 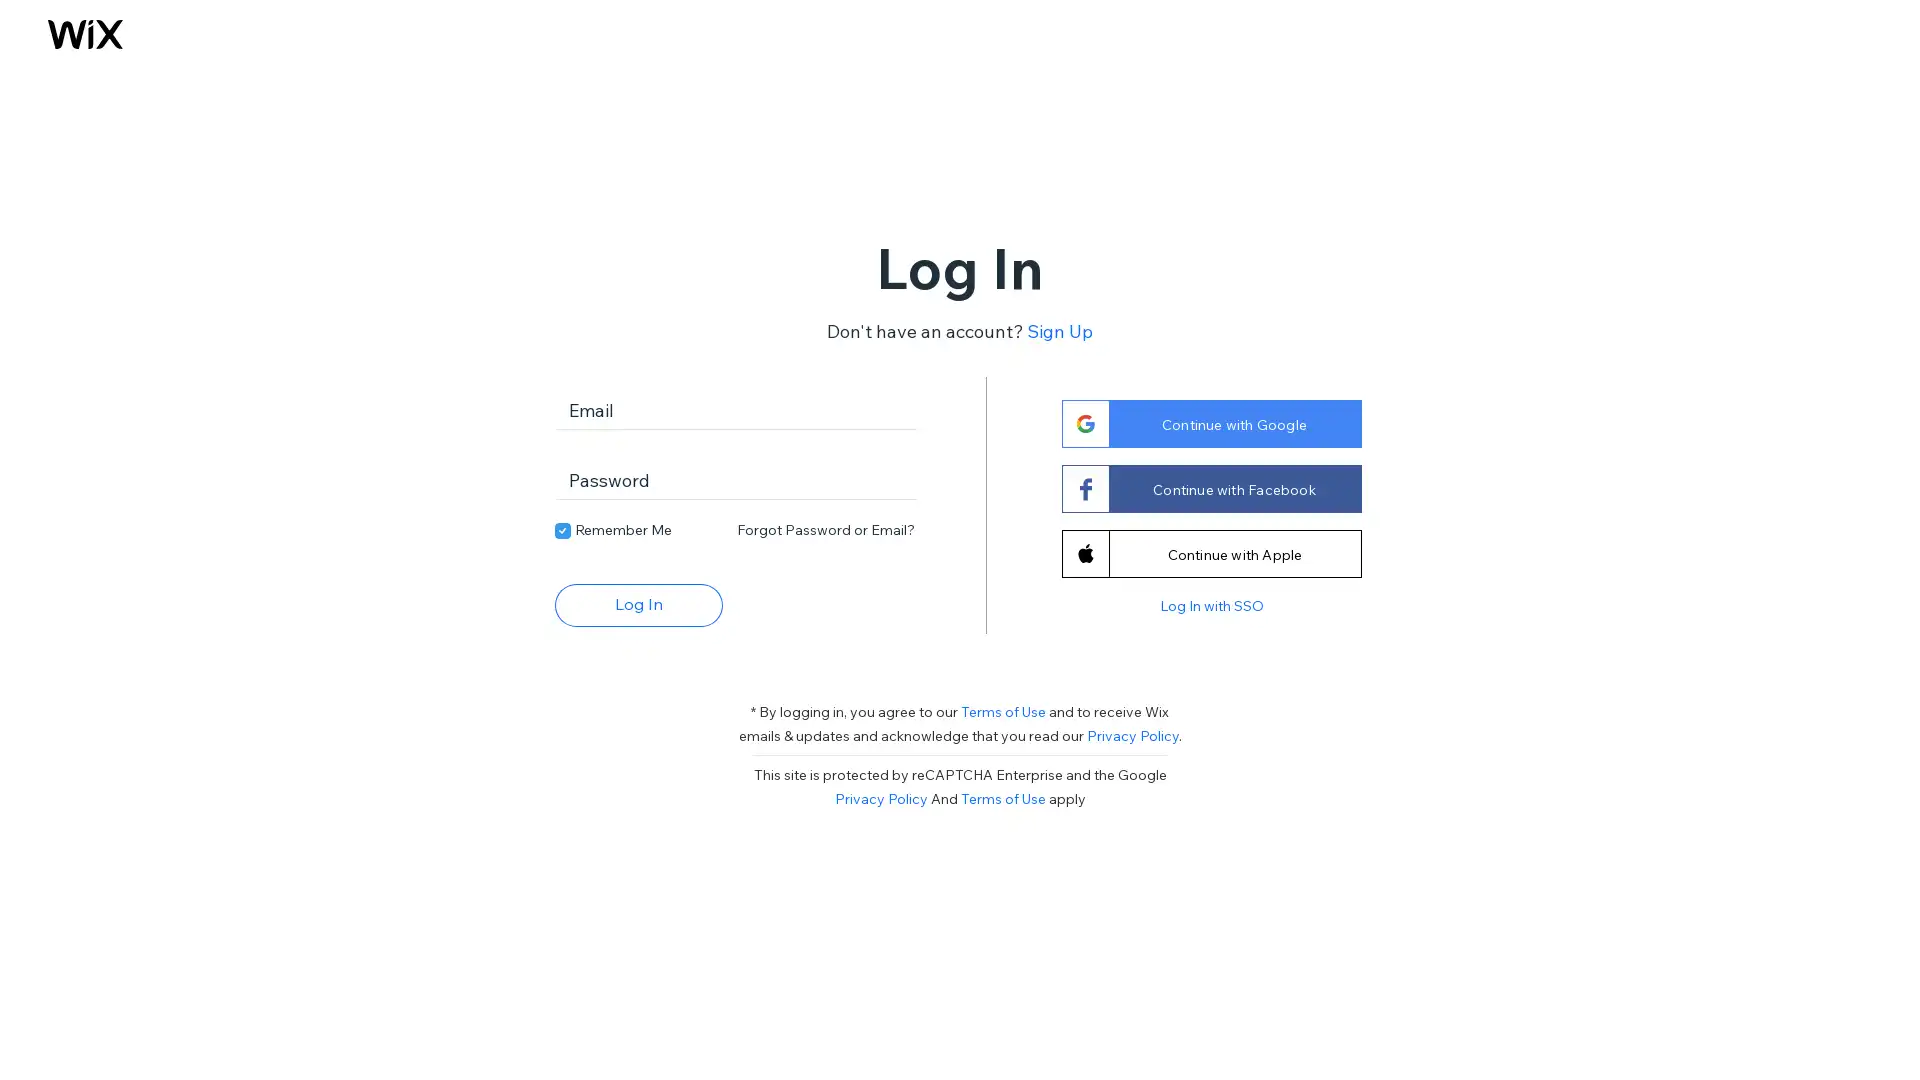 What do you see at coordinates (1209, 422) in the screenshot?
I see `Continue with Google` at bounding box center [1209, 422].